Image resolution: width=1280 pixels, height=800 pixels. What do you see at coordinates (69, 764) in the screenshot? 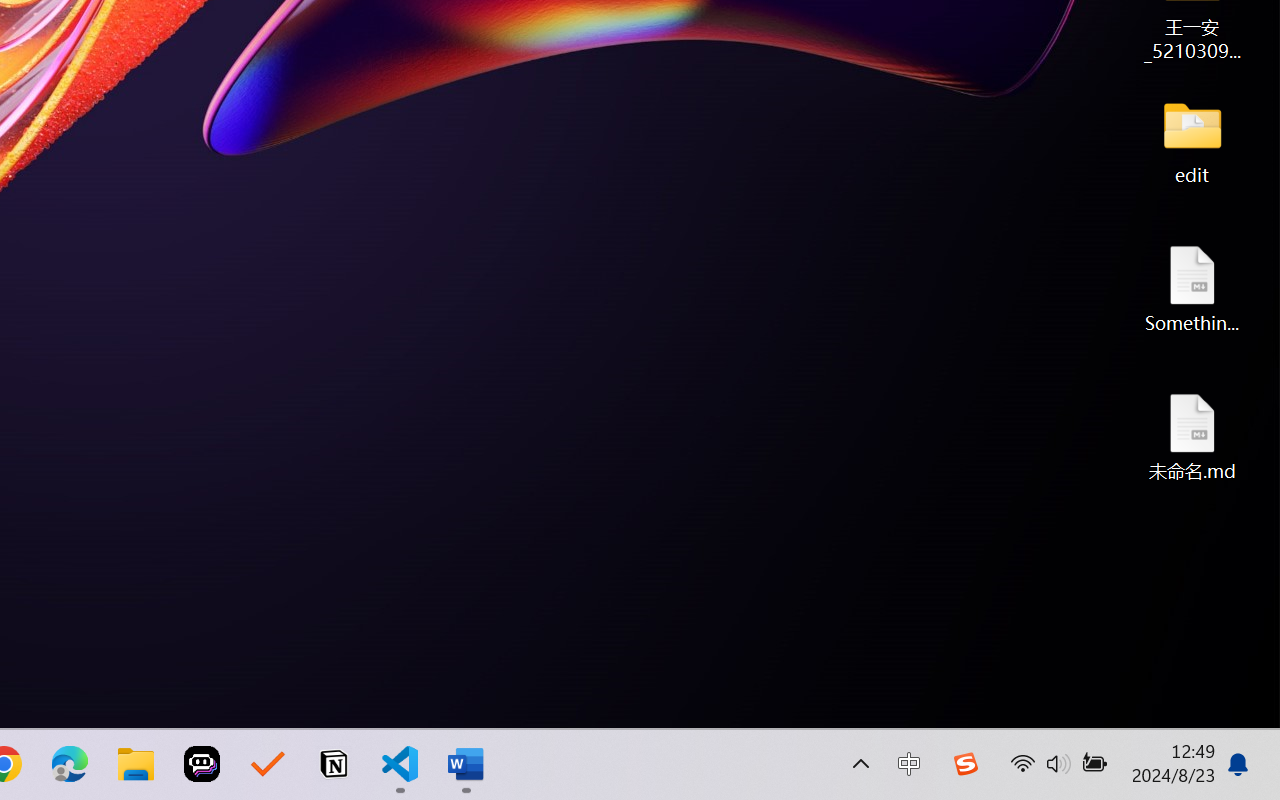
I see `'Microsoft Edge'` at bounding box center [69, 764].